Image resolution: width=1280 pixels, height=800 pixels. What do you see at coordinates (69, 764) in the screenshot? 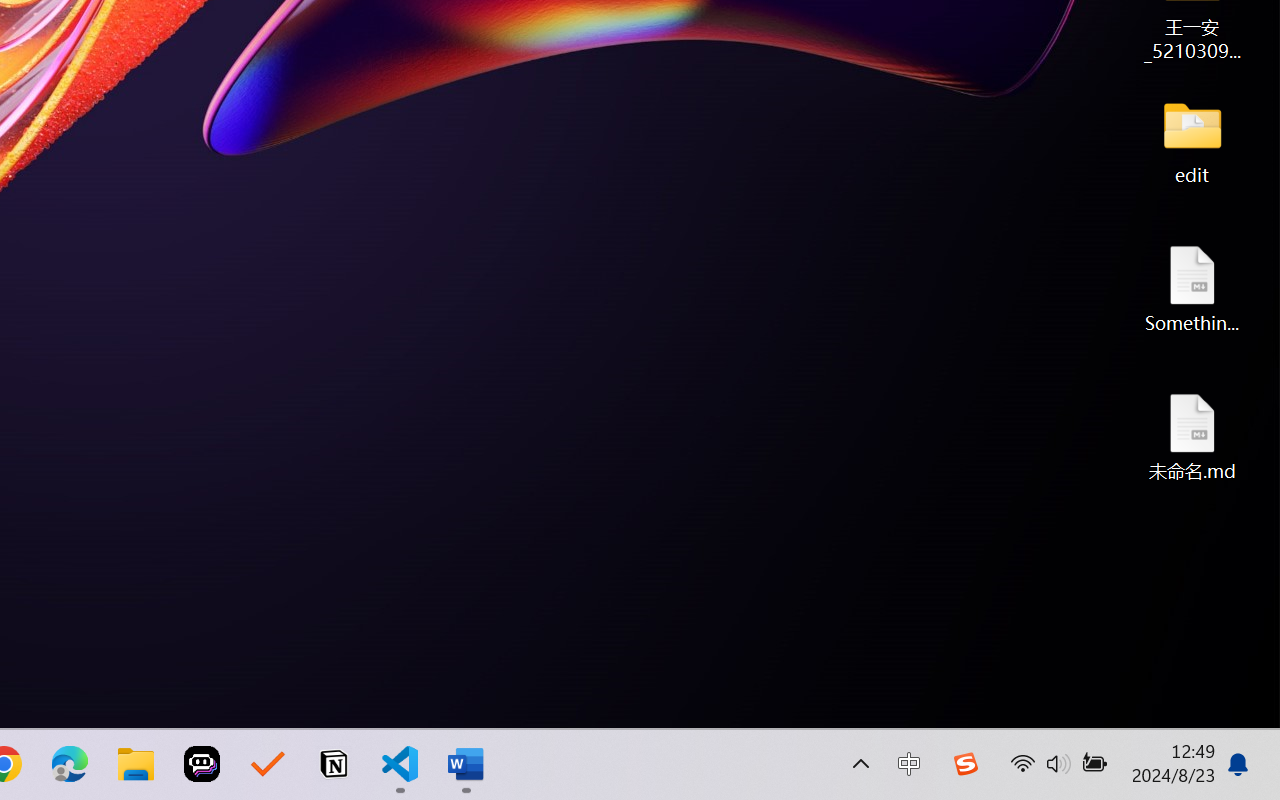
I see `'Microsoft Edge'` at bounding box center [69, 764].